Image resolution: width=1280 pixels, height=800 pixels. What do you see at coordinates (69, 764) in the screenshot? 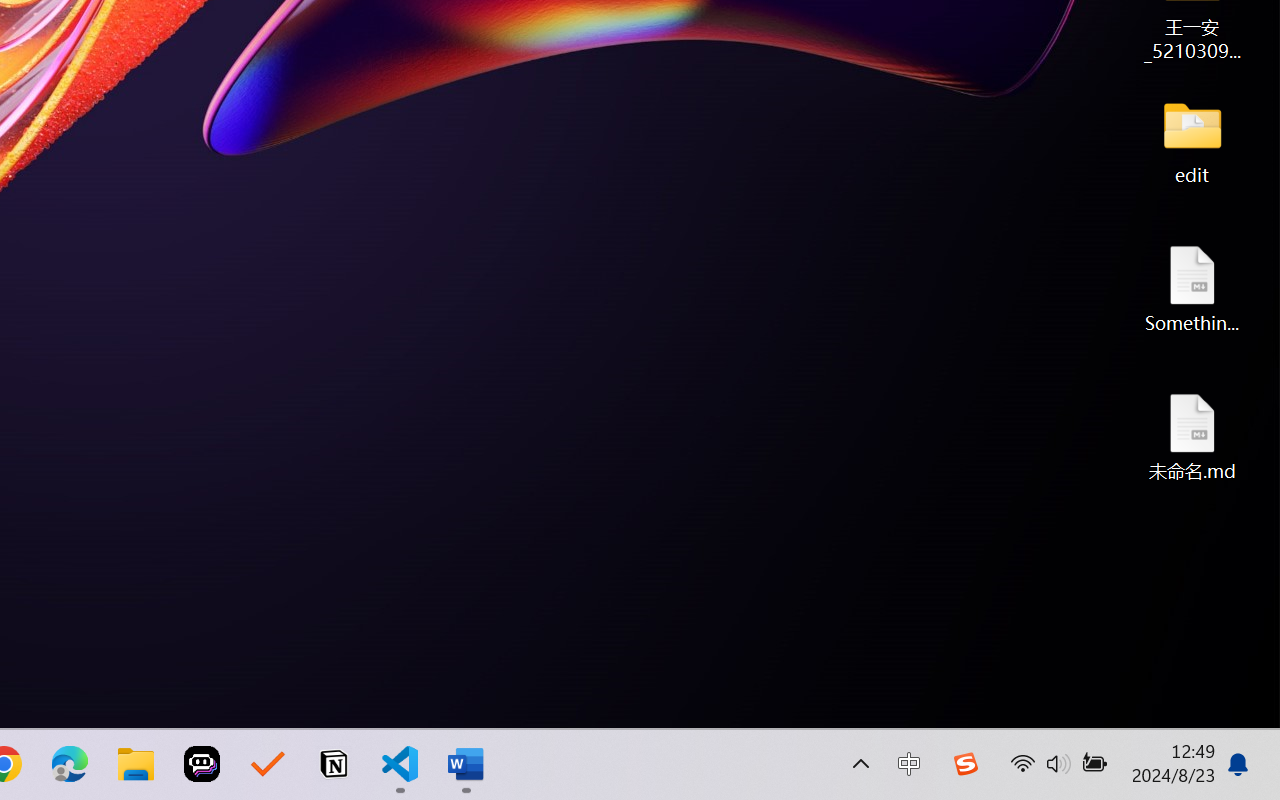
I see `'Microsoft Edge'` at bounding box center [69, 764].